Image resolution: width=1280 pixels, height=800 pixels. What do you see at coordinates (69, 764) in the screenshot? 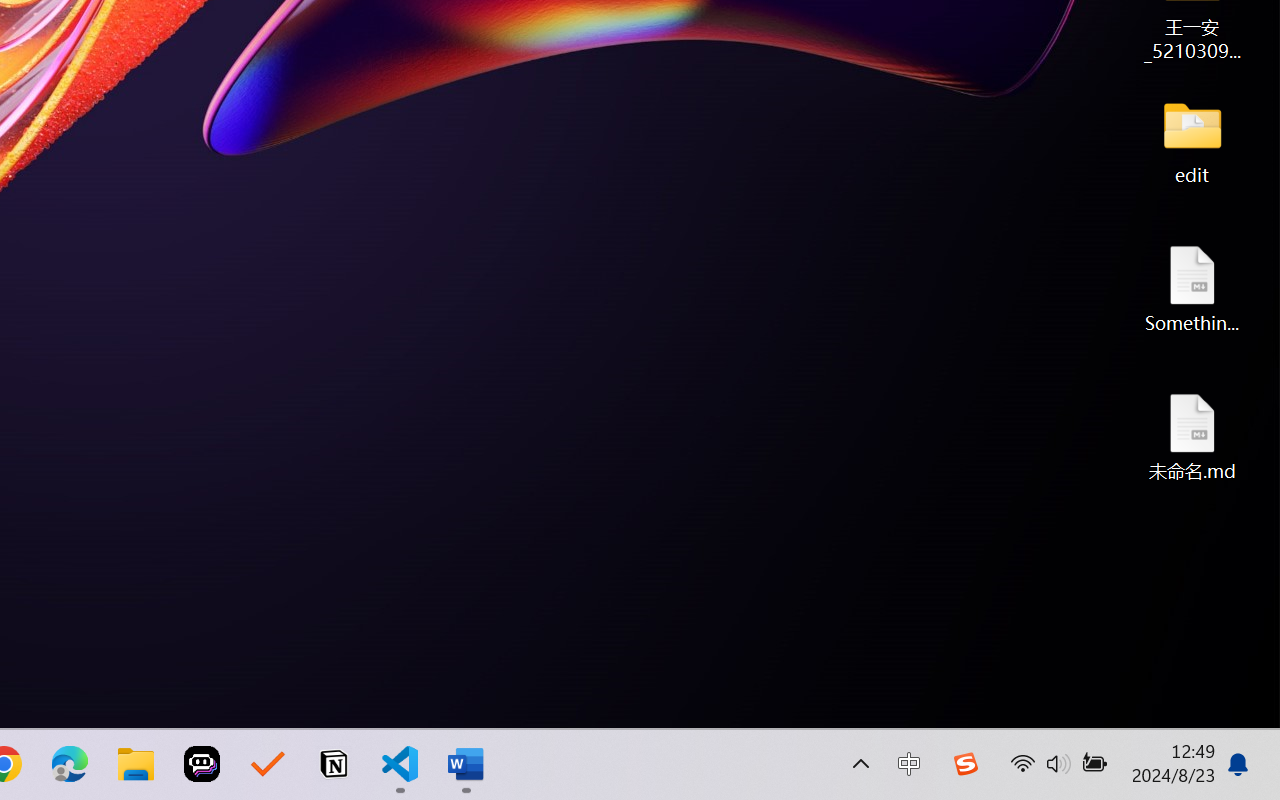
I see `'Microsoft Edge'` at bounding box center [69, 764].